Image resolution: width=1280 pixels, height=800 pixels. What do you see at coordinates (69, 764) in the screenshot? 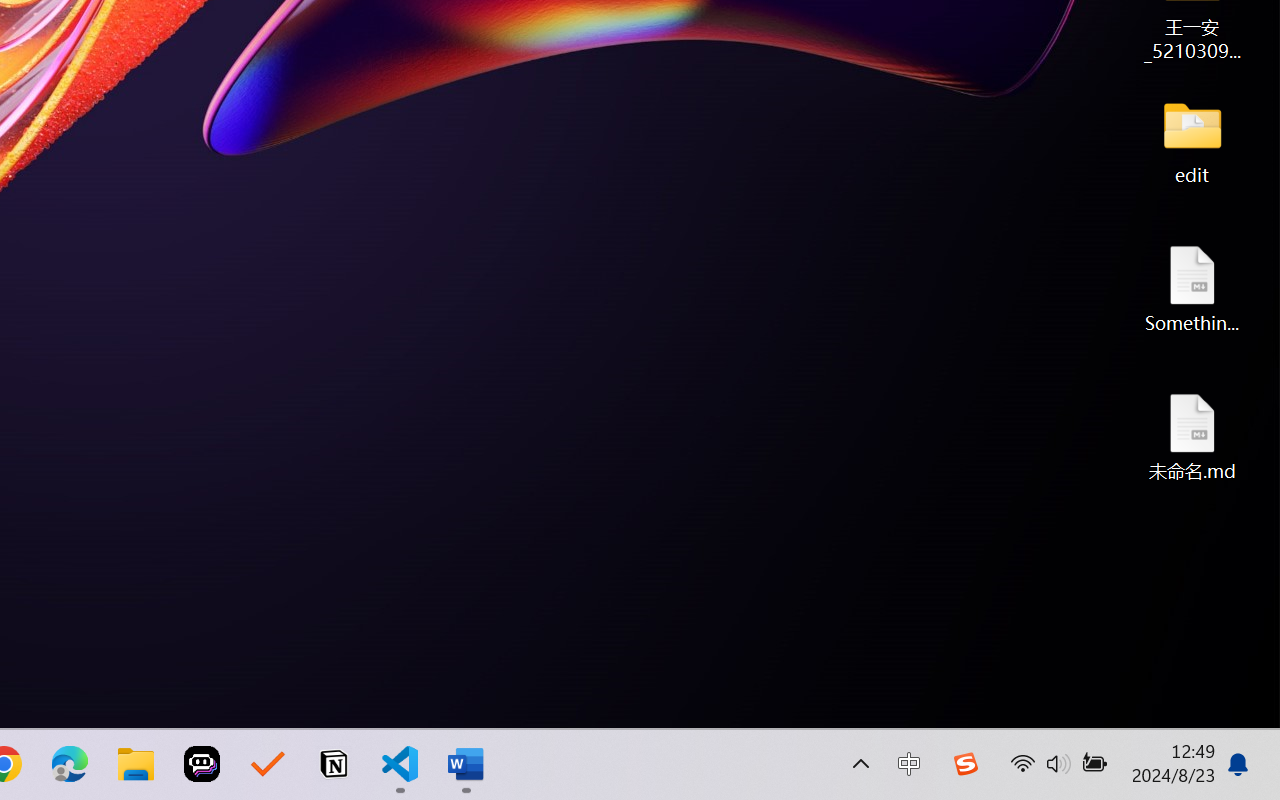
I see `'Microsoft Edge'` at bounding box center [69, 764].